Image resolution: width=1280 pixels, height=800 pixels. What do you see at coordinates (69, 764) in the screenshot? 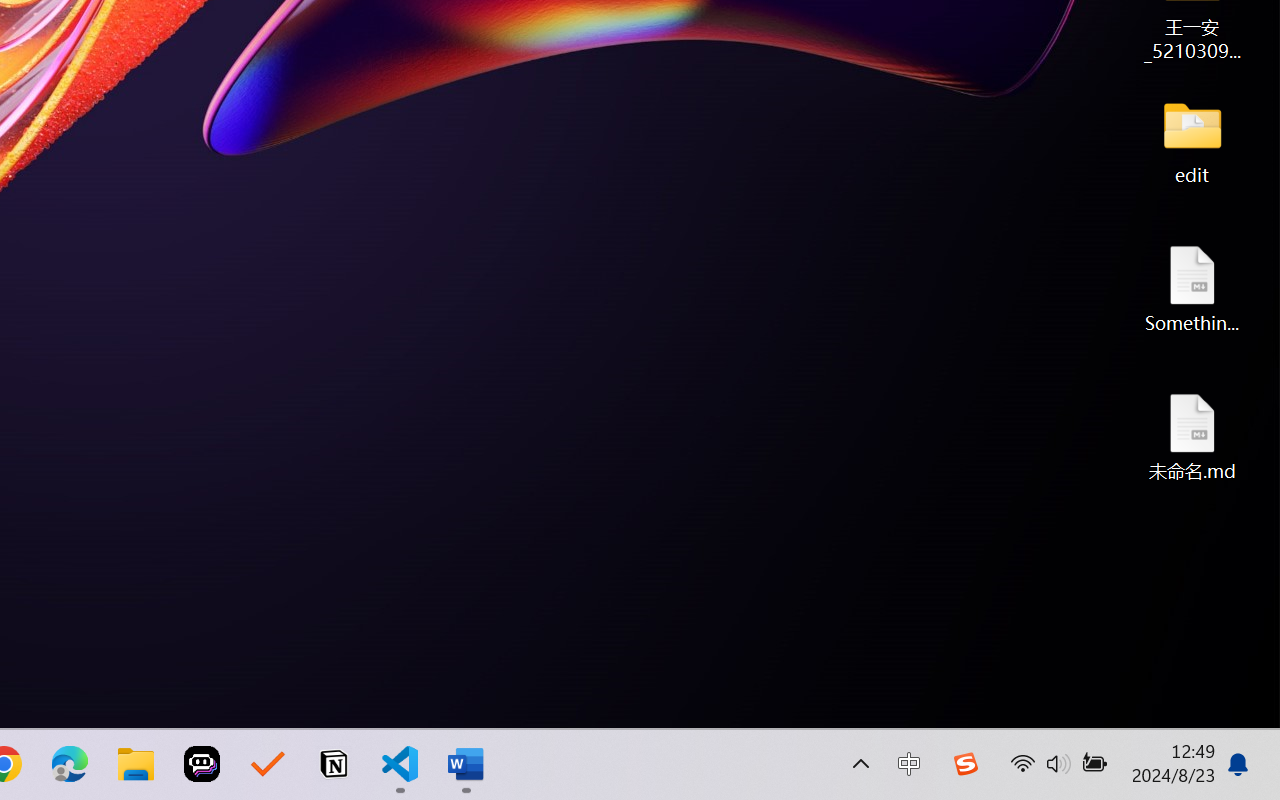
I see `'Microsoft Edge'` at bounding box center [69, 764].